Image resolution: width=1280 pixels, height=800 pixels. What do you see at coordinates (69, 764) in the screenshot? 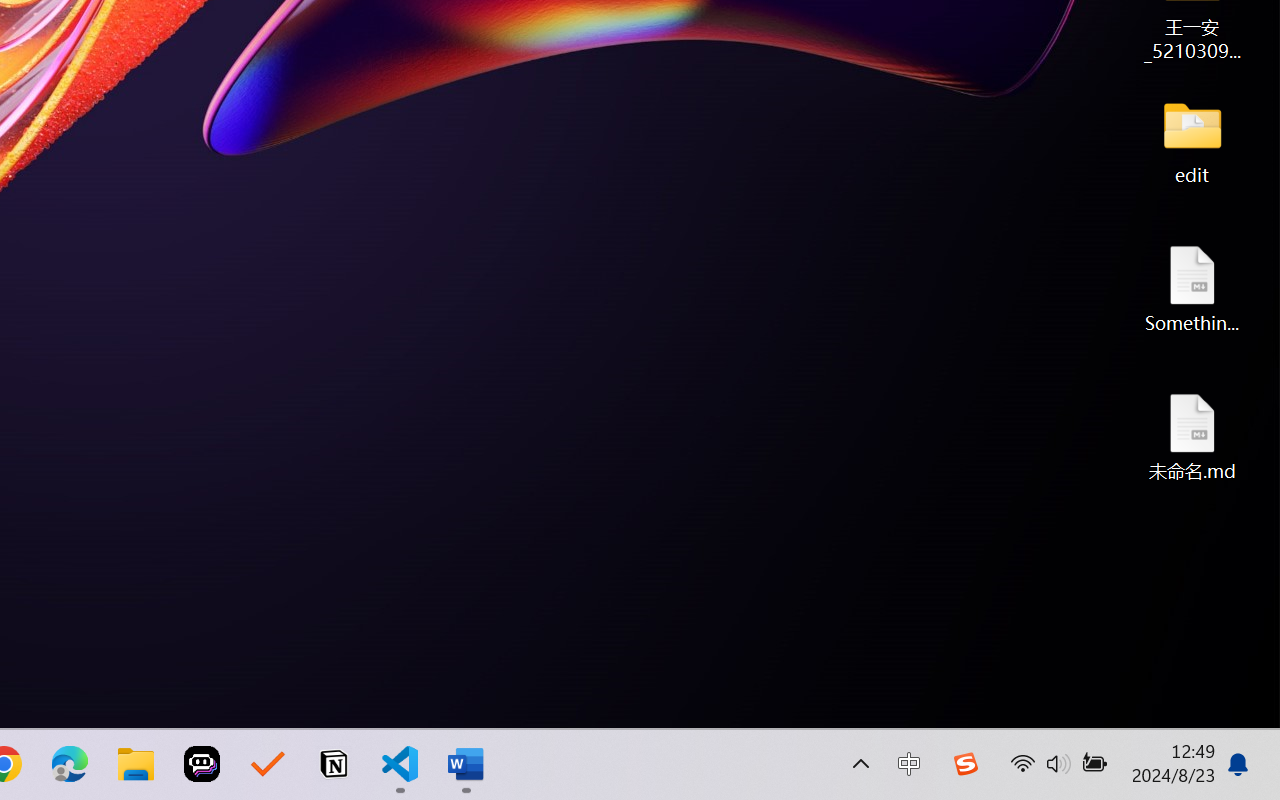
I see `'Microsoft Edge'` at bounding box center [69, 764].